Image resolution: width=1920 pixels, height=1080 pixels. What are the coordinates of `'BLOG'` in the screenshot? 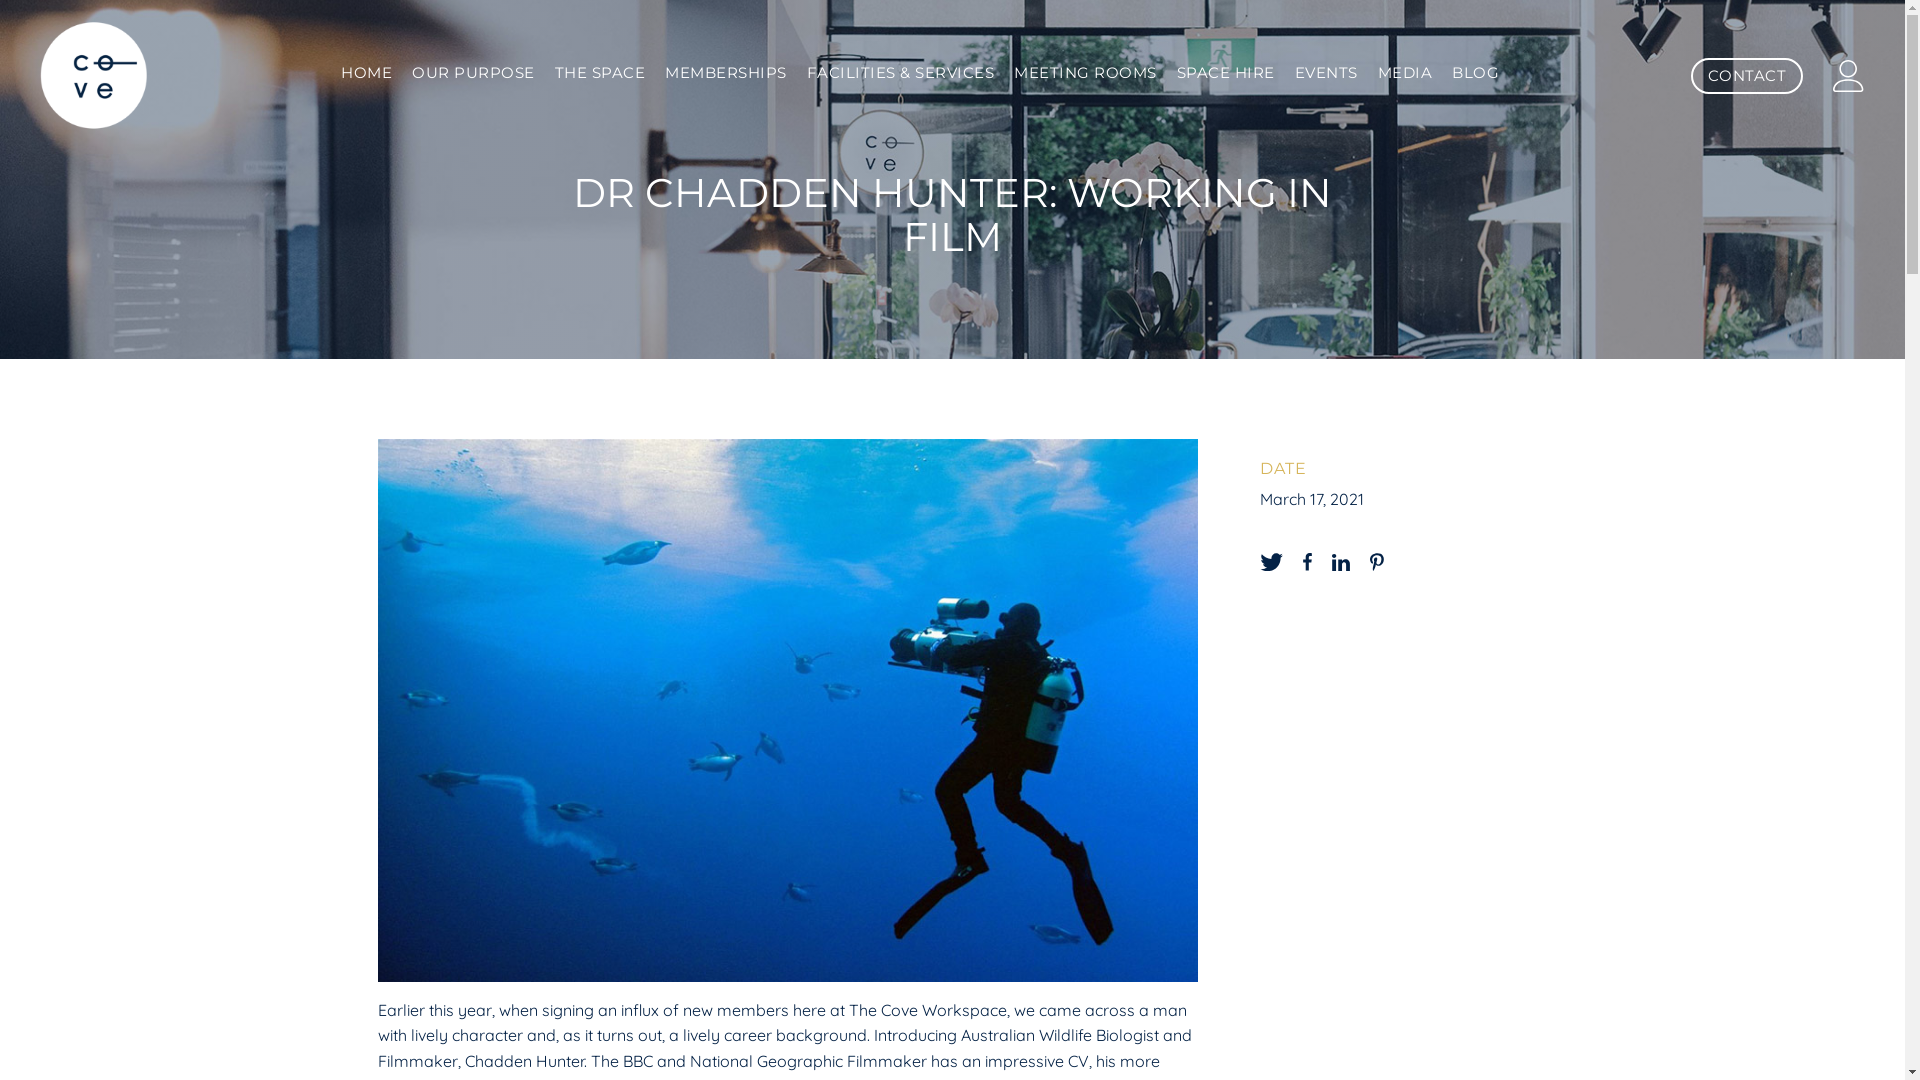 It's located at (1475, 72).